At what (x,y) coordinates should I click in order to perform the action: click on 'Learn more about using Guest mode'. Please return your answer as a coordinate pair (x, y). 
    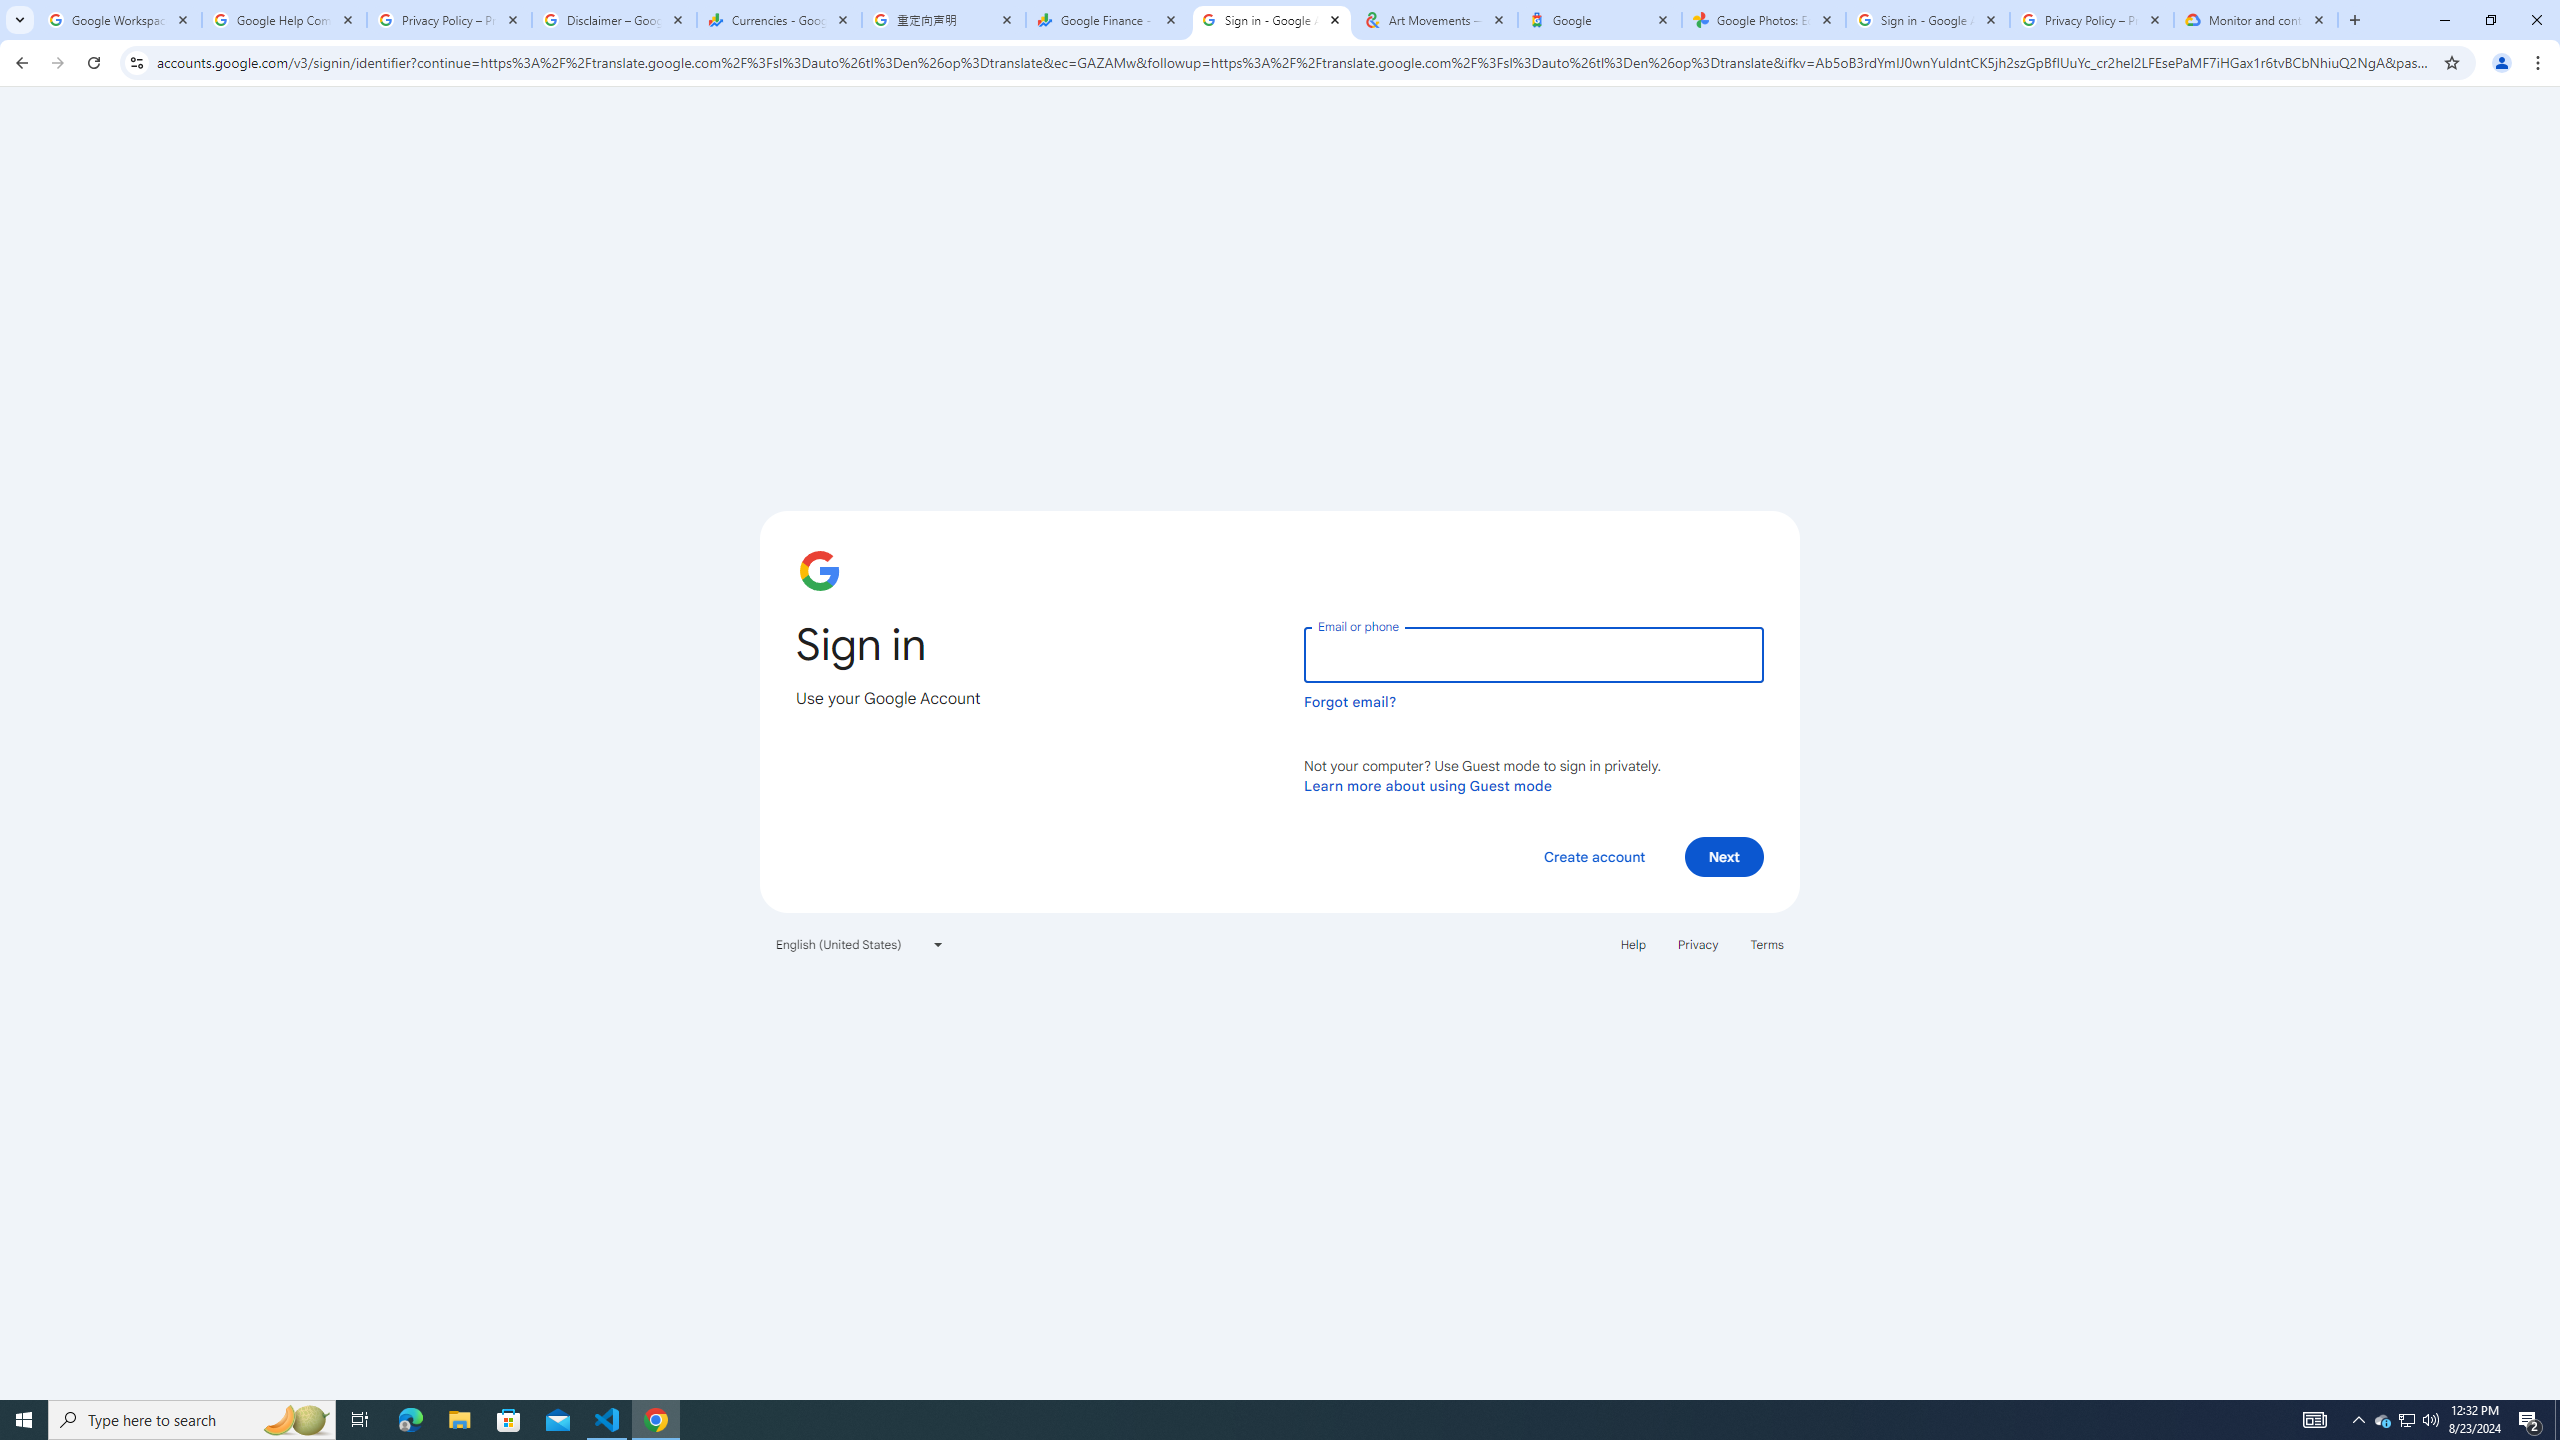
    Looking at the image, I should click on (1427, 785).